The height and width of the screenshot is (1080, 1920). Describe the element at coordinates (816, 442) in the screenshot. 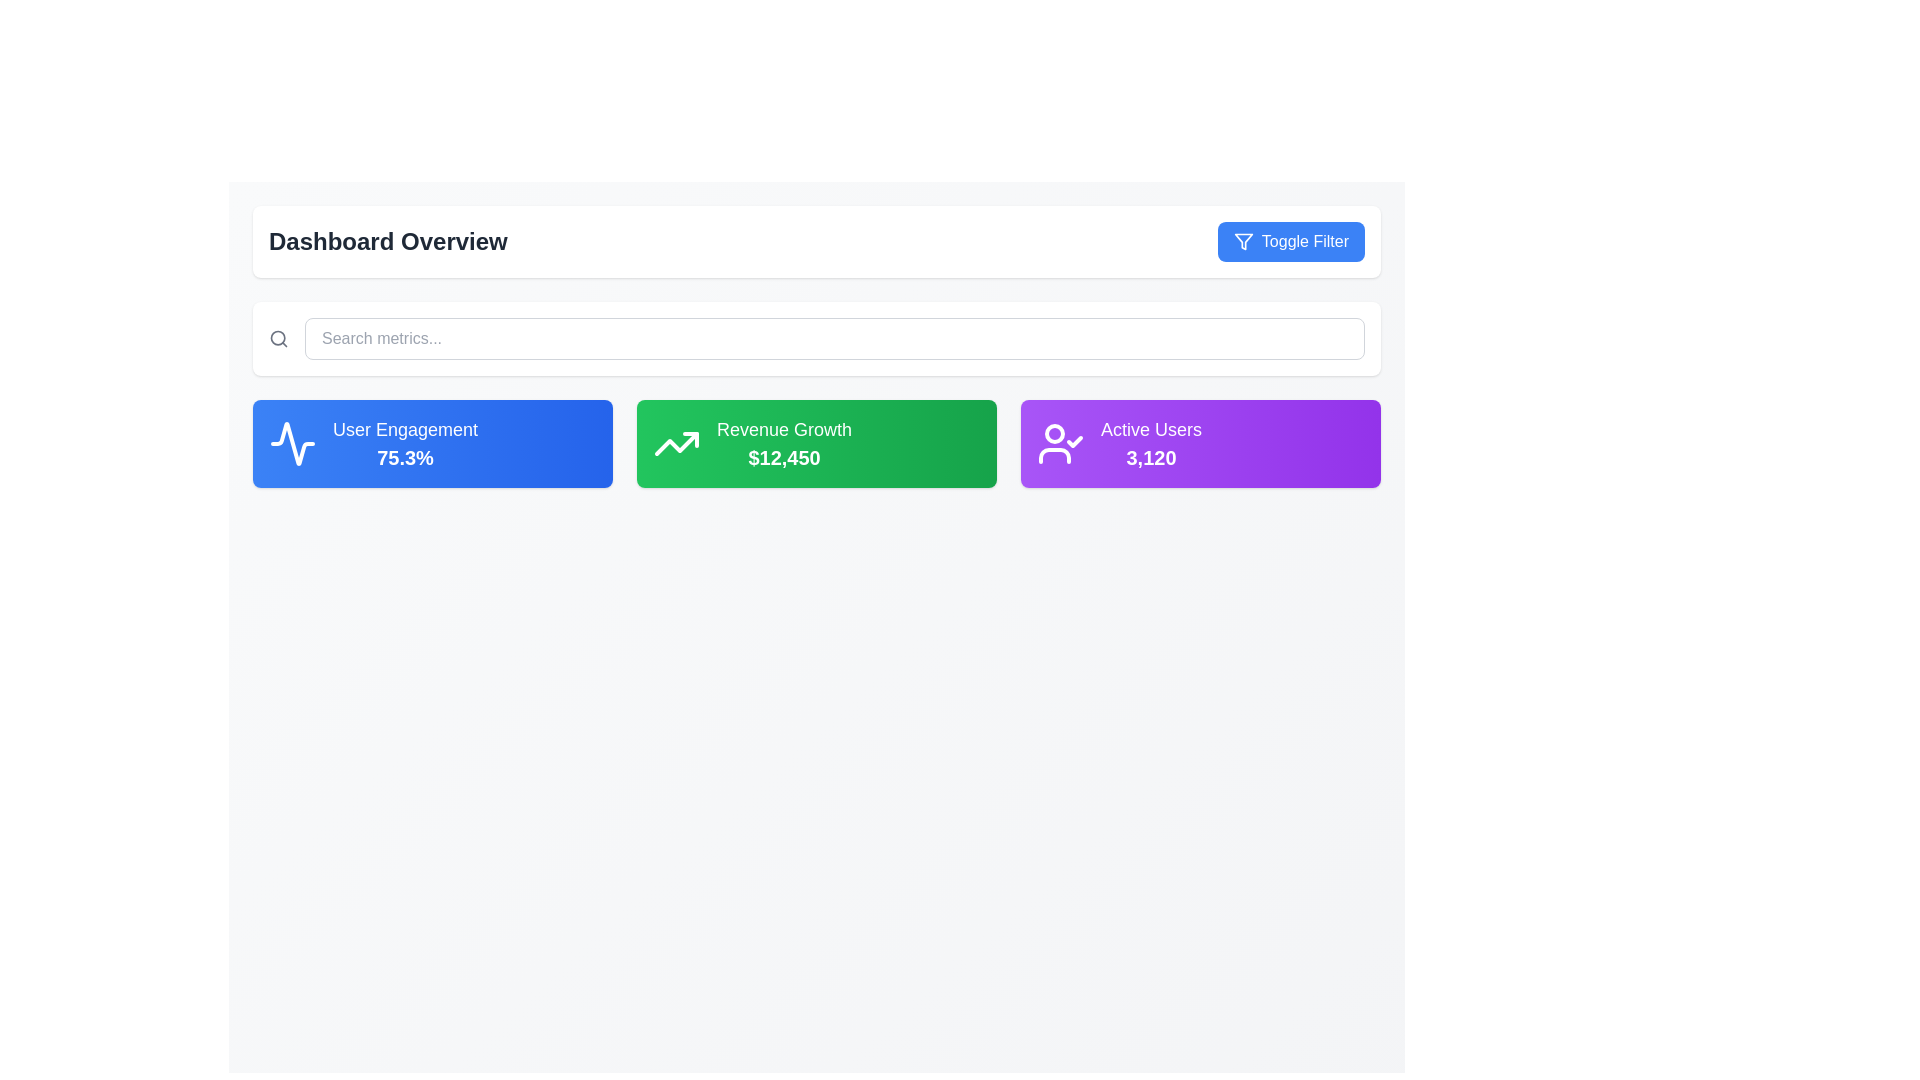

I see `the second information display card showing 'Revenue Growth' with the current value '$12,450', positioned between the 'User Engagement' and 'Active Users' cards in the 'Dashboard Overview' section` at that location.